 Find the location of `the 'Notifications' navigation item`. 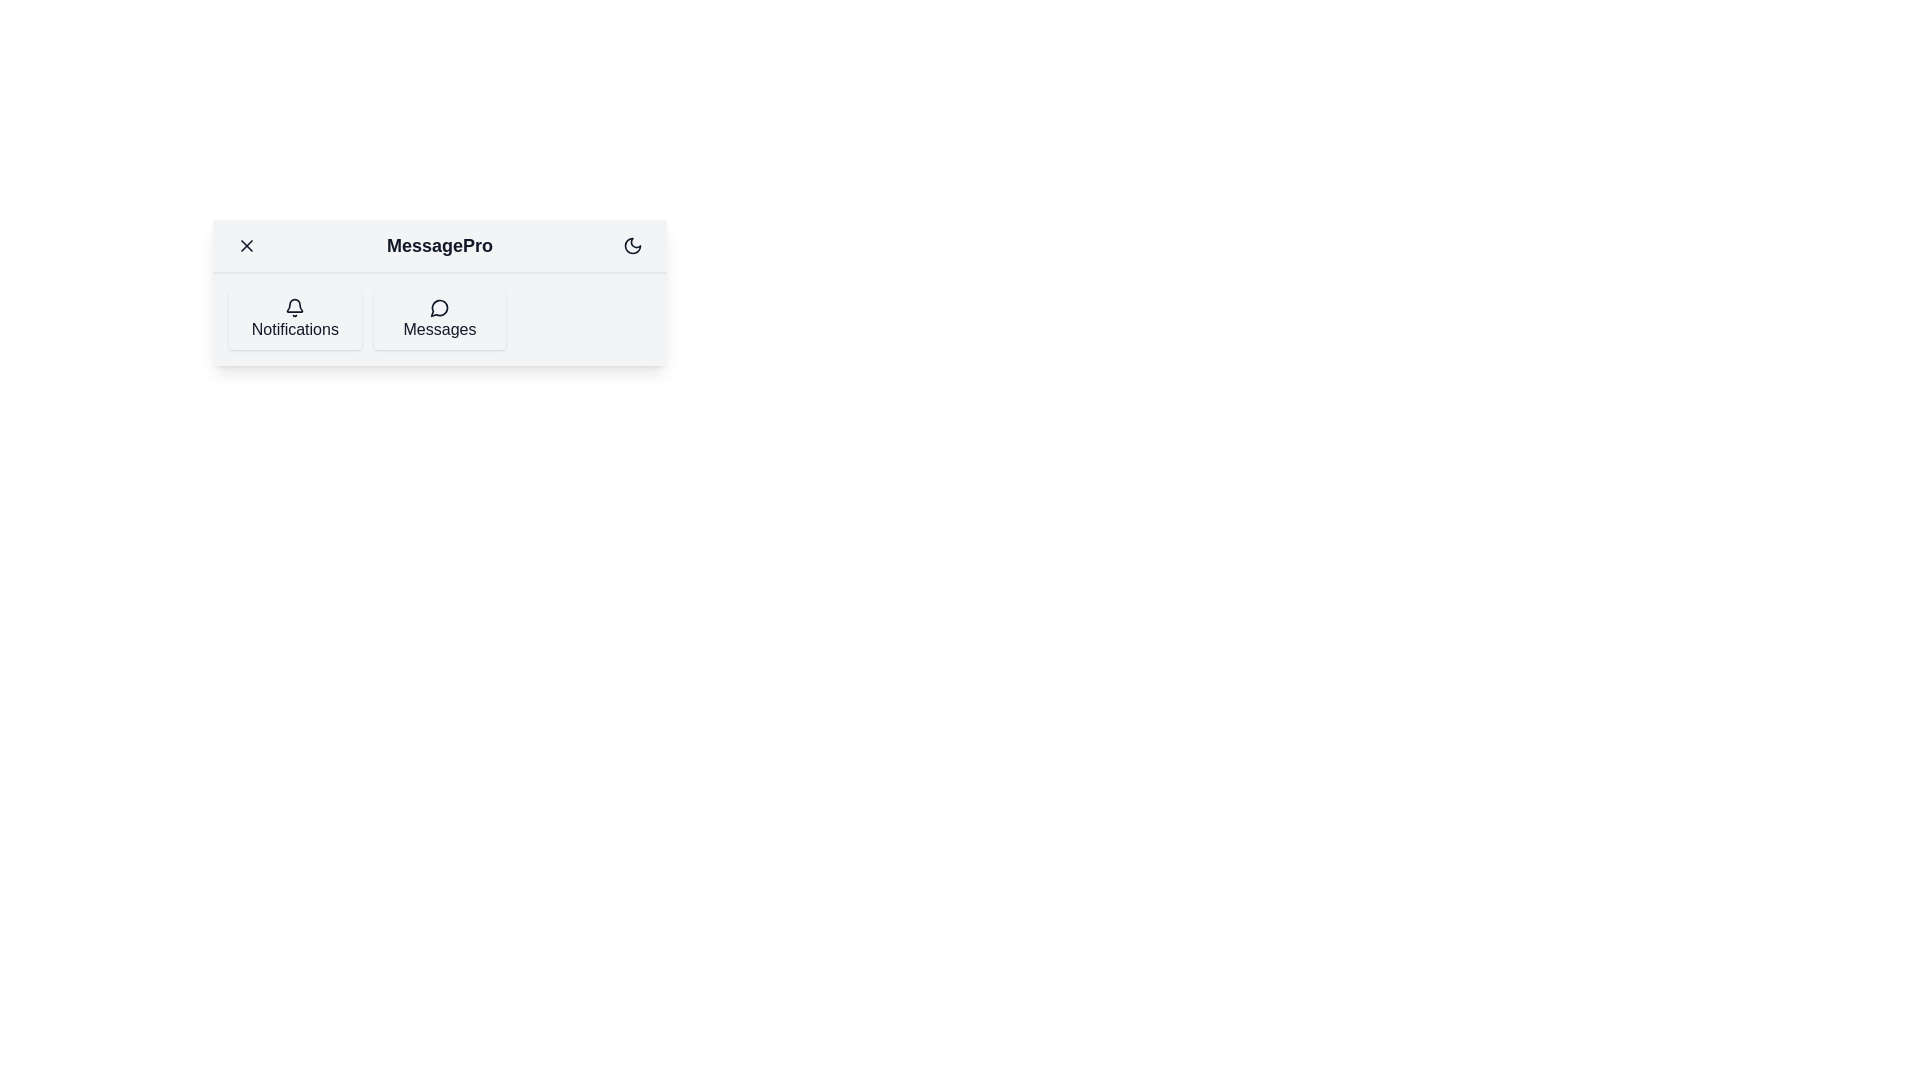

the 'Notifications' navigation item is located at coordinates (293, 319).